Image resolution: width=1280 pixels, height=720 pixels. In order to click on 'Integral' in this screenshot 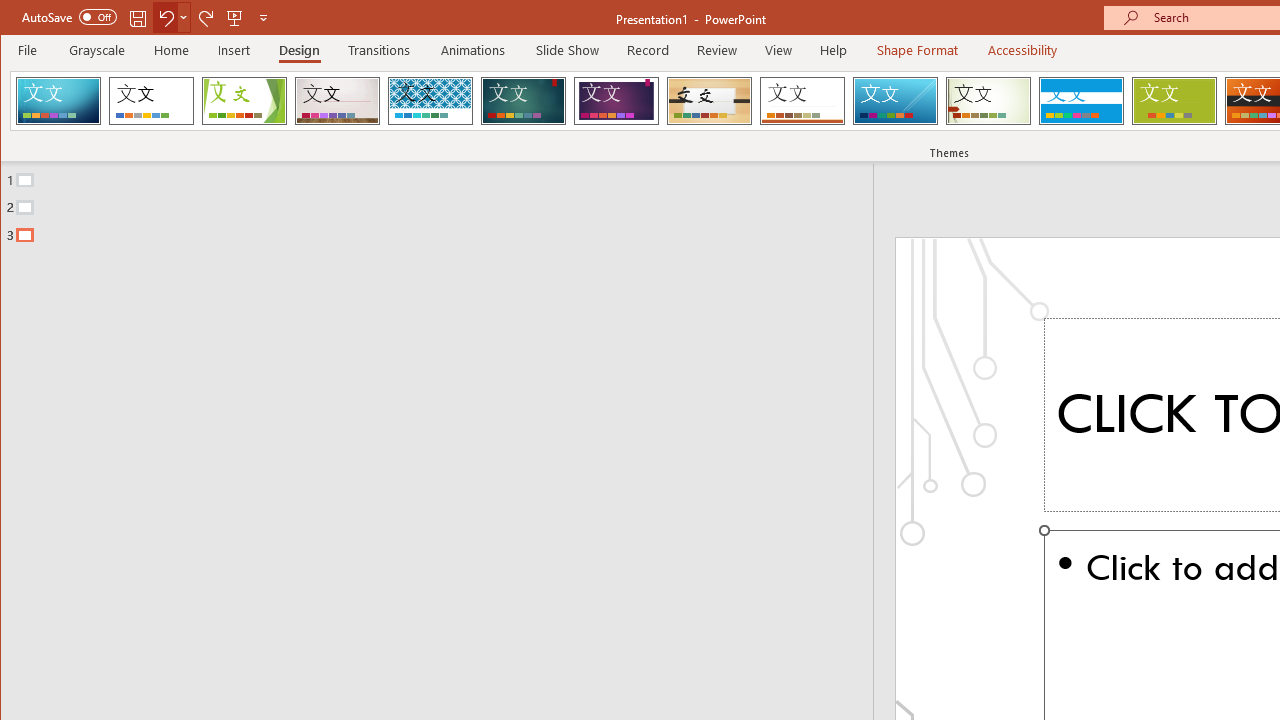, I will do `click(429, 100)`.